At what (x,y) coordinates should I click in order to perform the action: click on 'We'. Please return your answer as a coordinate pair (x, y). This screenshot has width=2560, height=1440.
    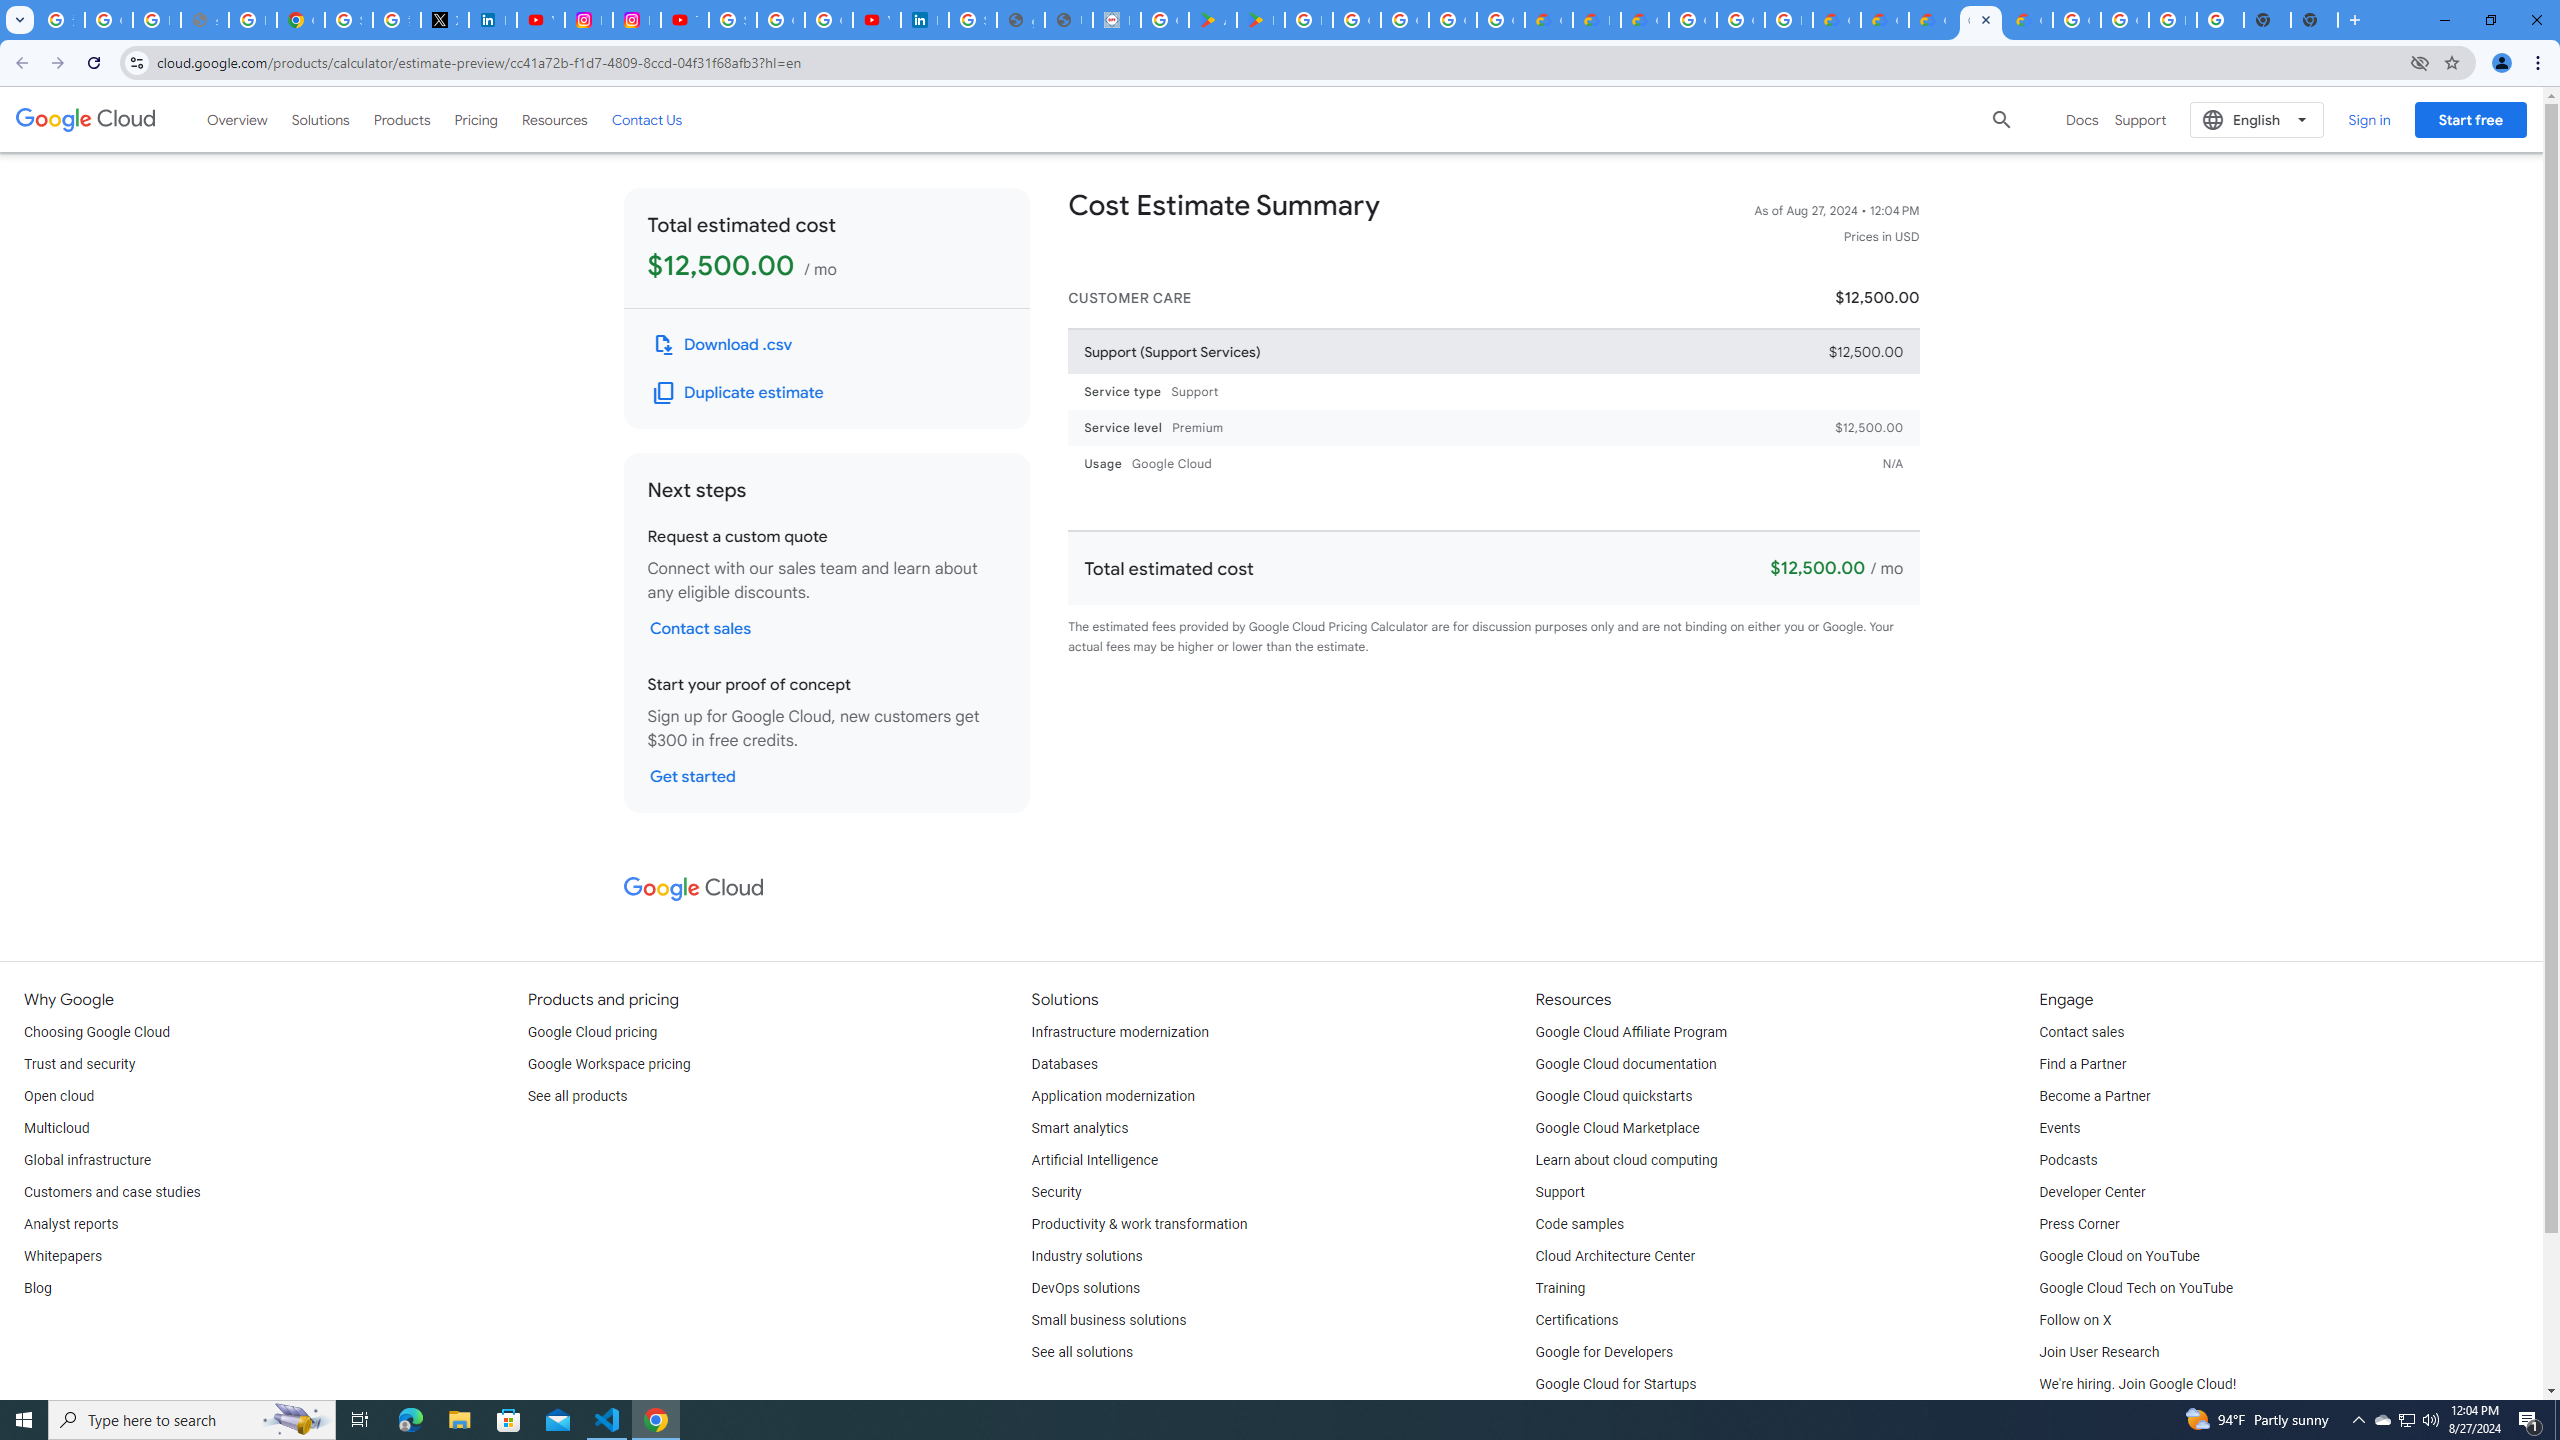
    Looking at the image, I should click on (2136, 1385).